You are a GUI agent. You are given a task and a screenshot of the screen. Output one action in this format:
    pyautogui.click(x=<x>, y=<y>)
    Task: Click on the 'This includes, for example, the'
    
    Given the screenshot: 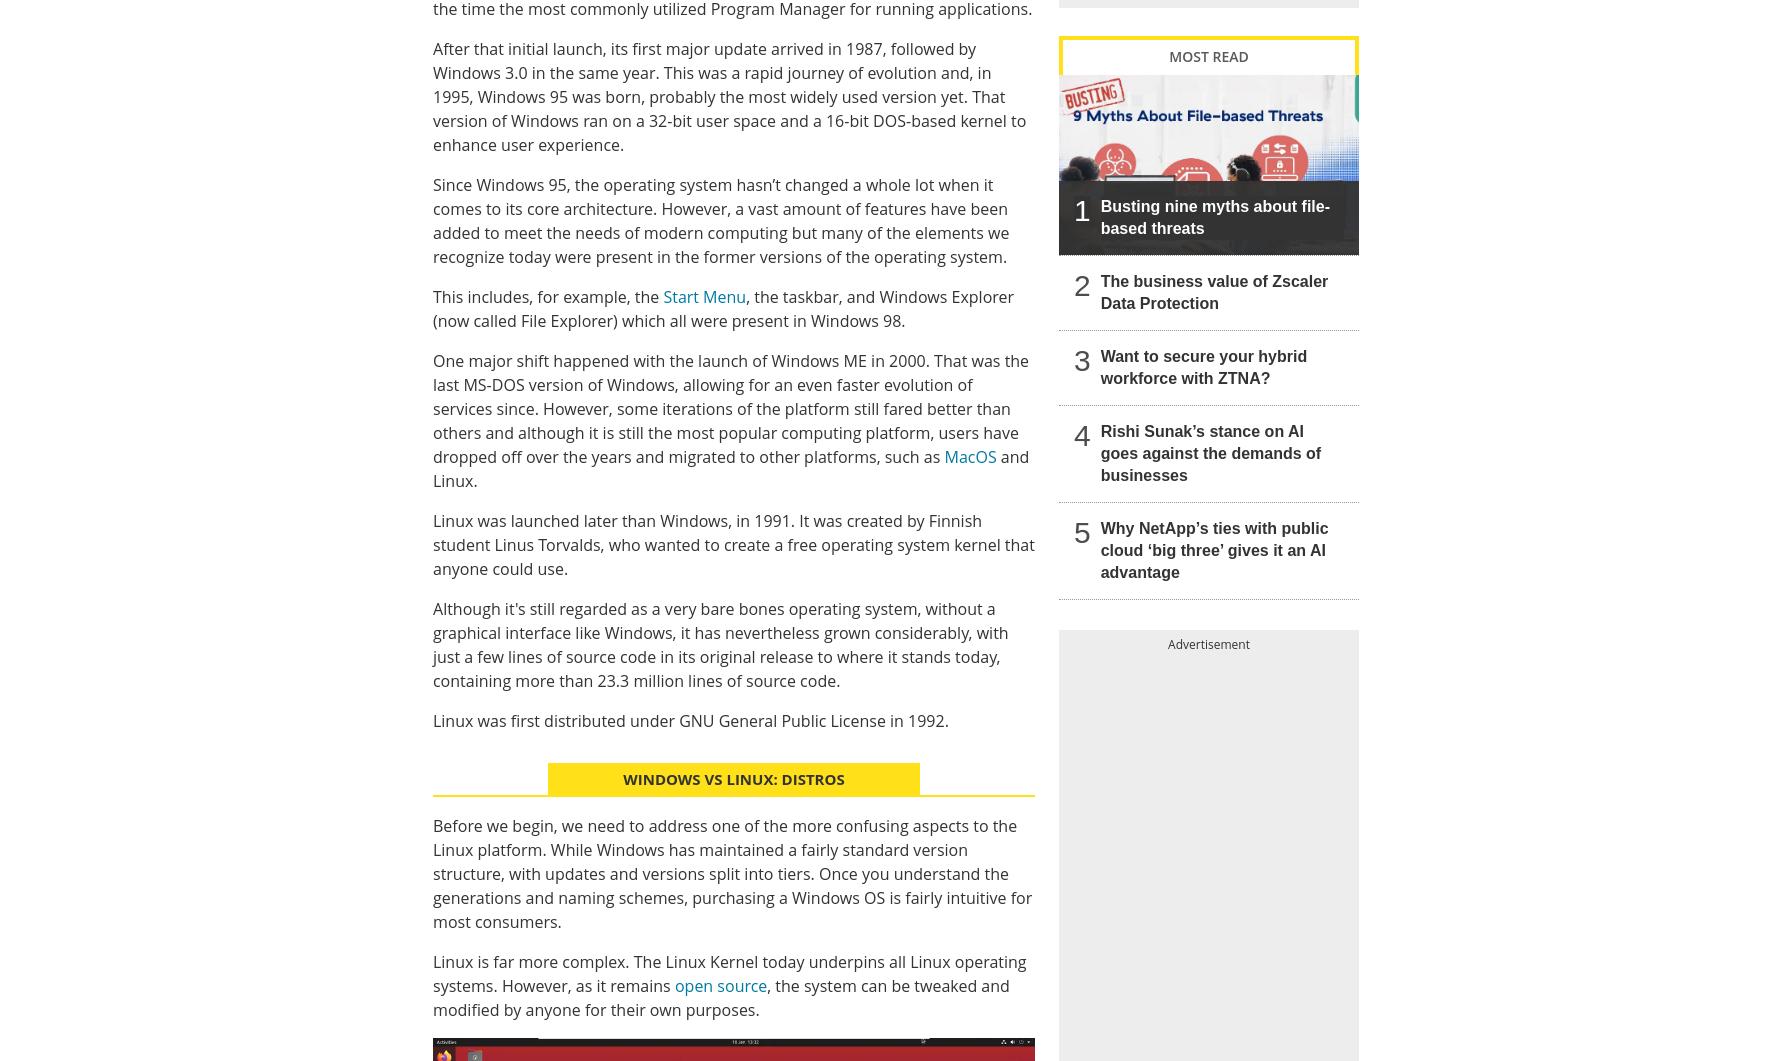 What is the action you would take?
    pyautogui.click(x=548, y=295)
    